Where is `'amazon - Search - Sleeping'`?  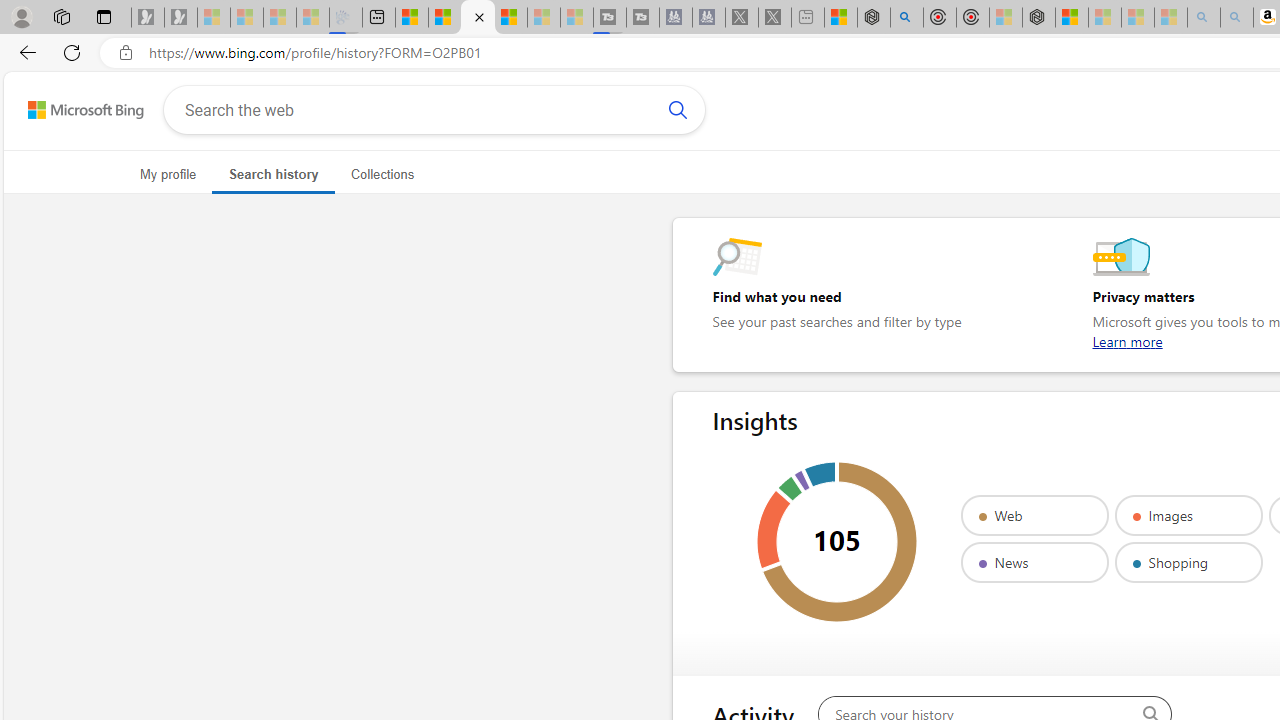 'amazon - Search - Sleeping' is located at coordinates (1202, 17).